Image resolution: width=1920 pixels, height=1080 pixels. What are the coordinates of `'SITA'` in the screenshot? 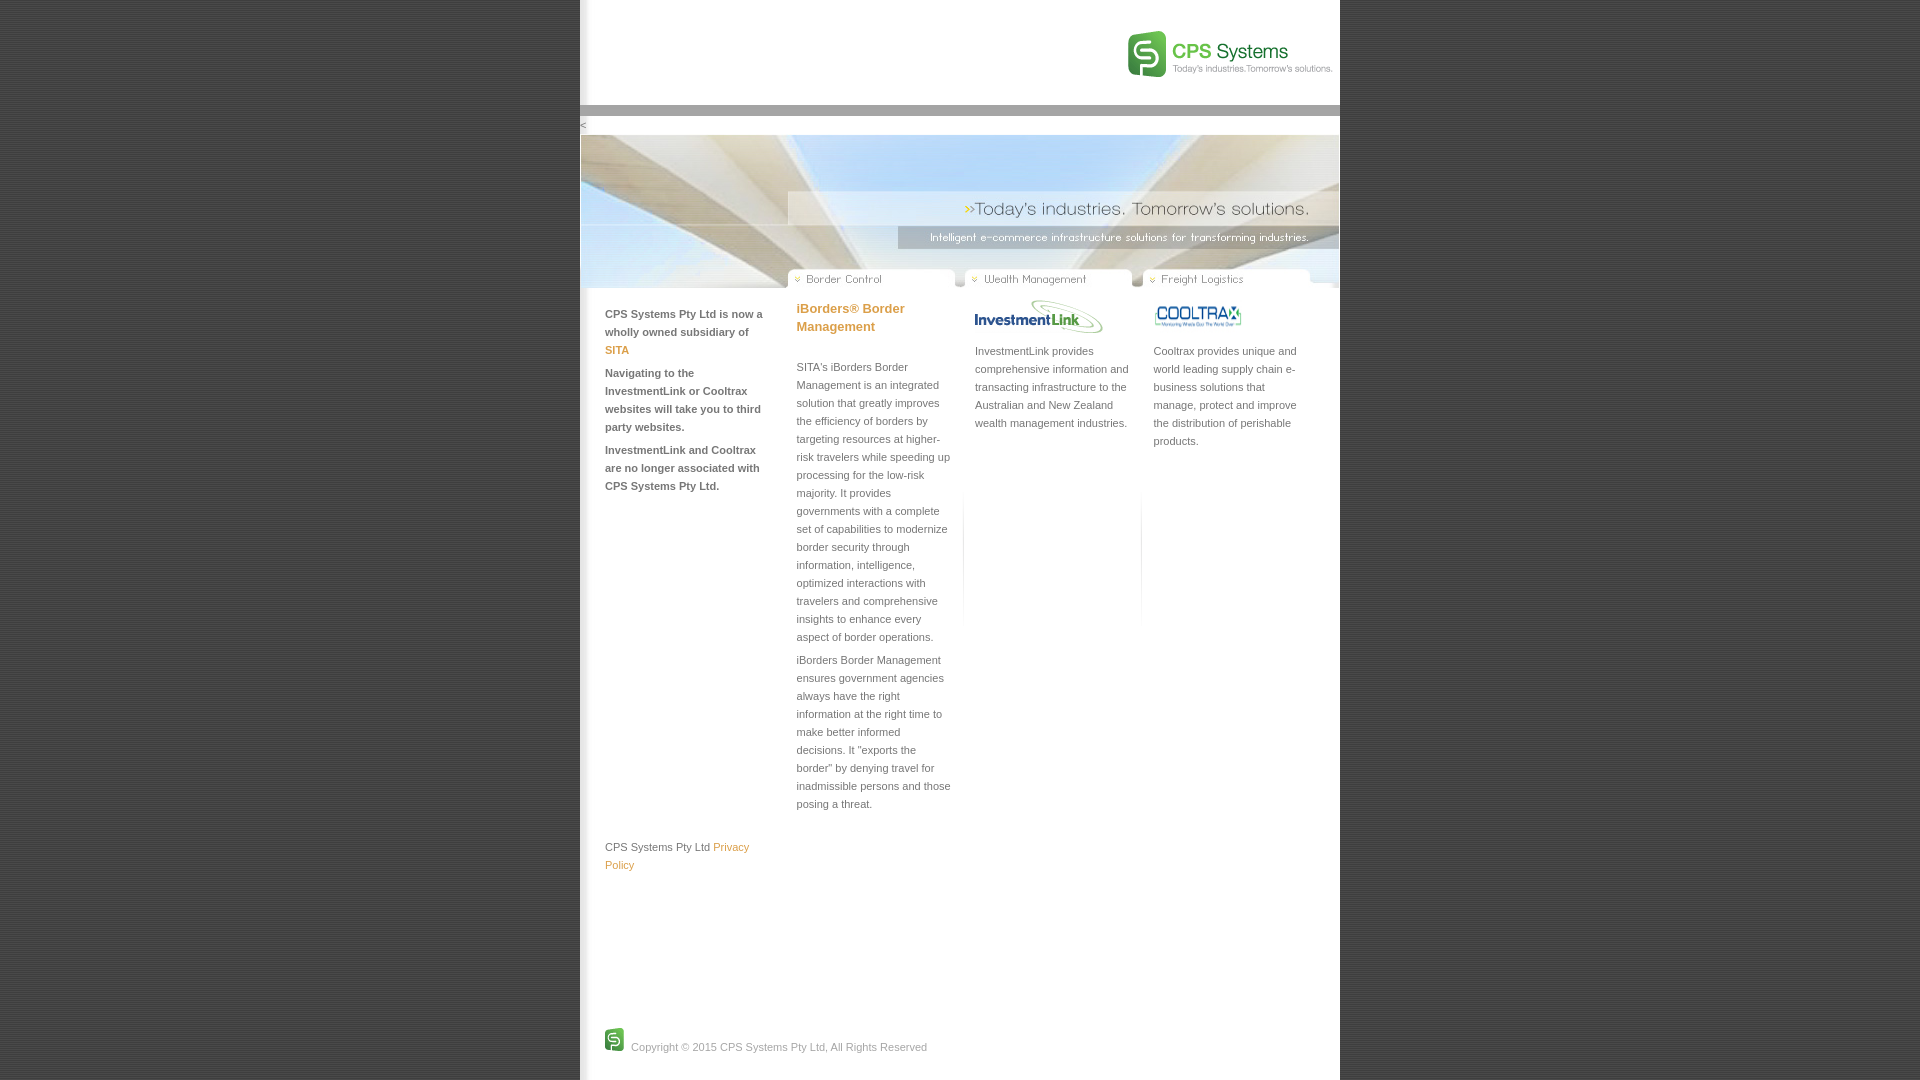 It's located at (603, 349).